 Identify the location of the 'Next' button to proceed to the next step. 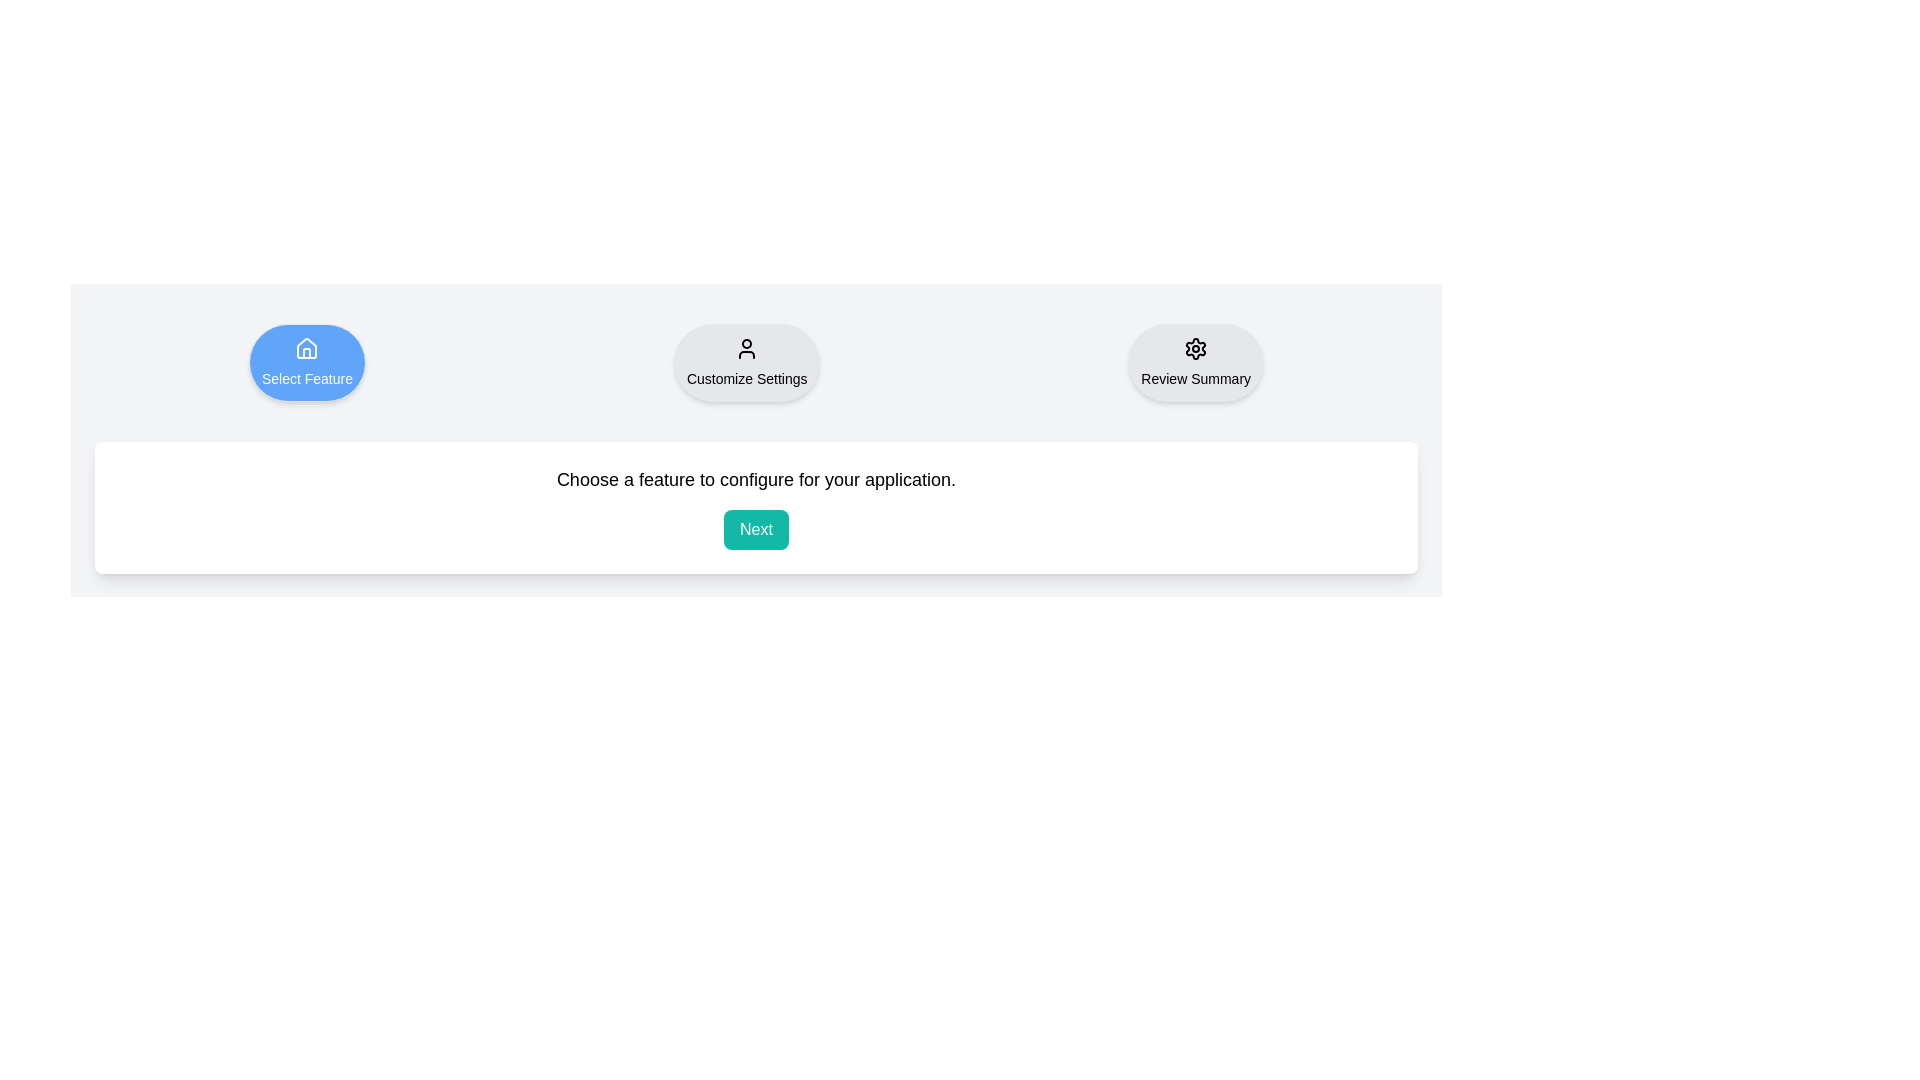
(755, 528).